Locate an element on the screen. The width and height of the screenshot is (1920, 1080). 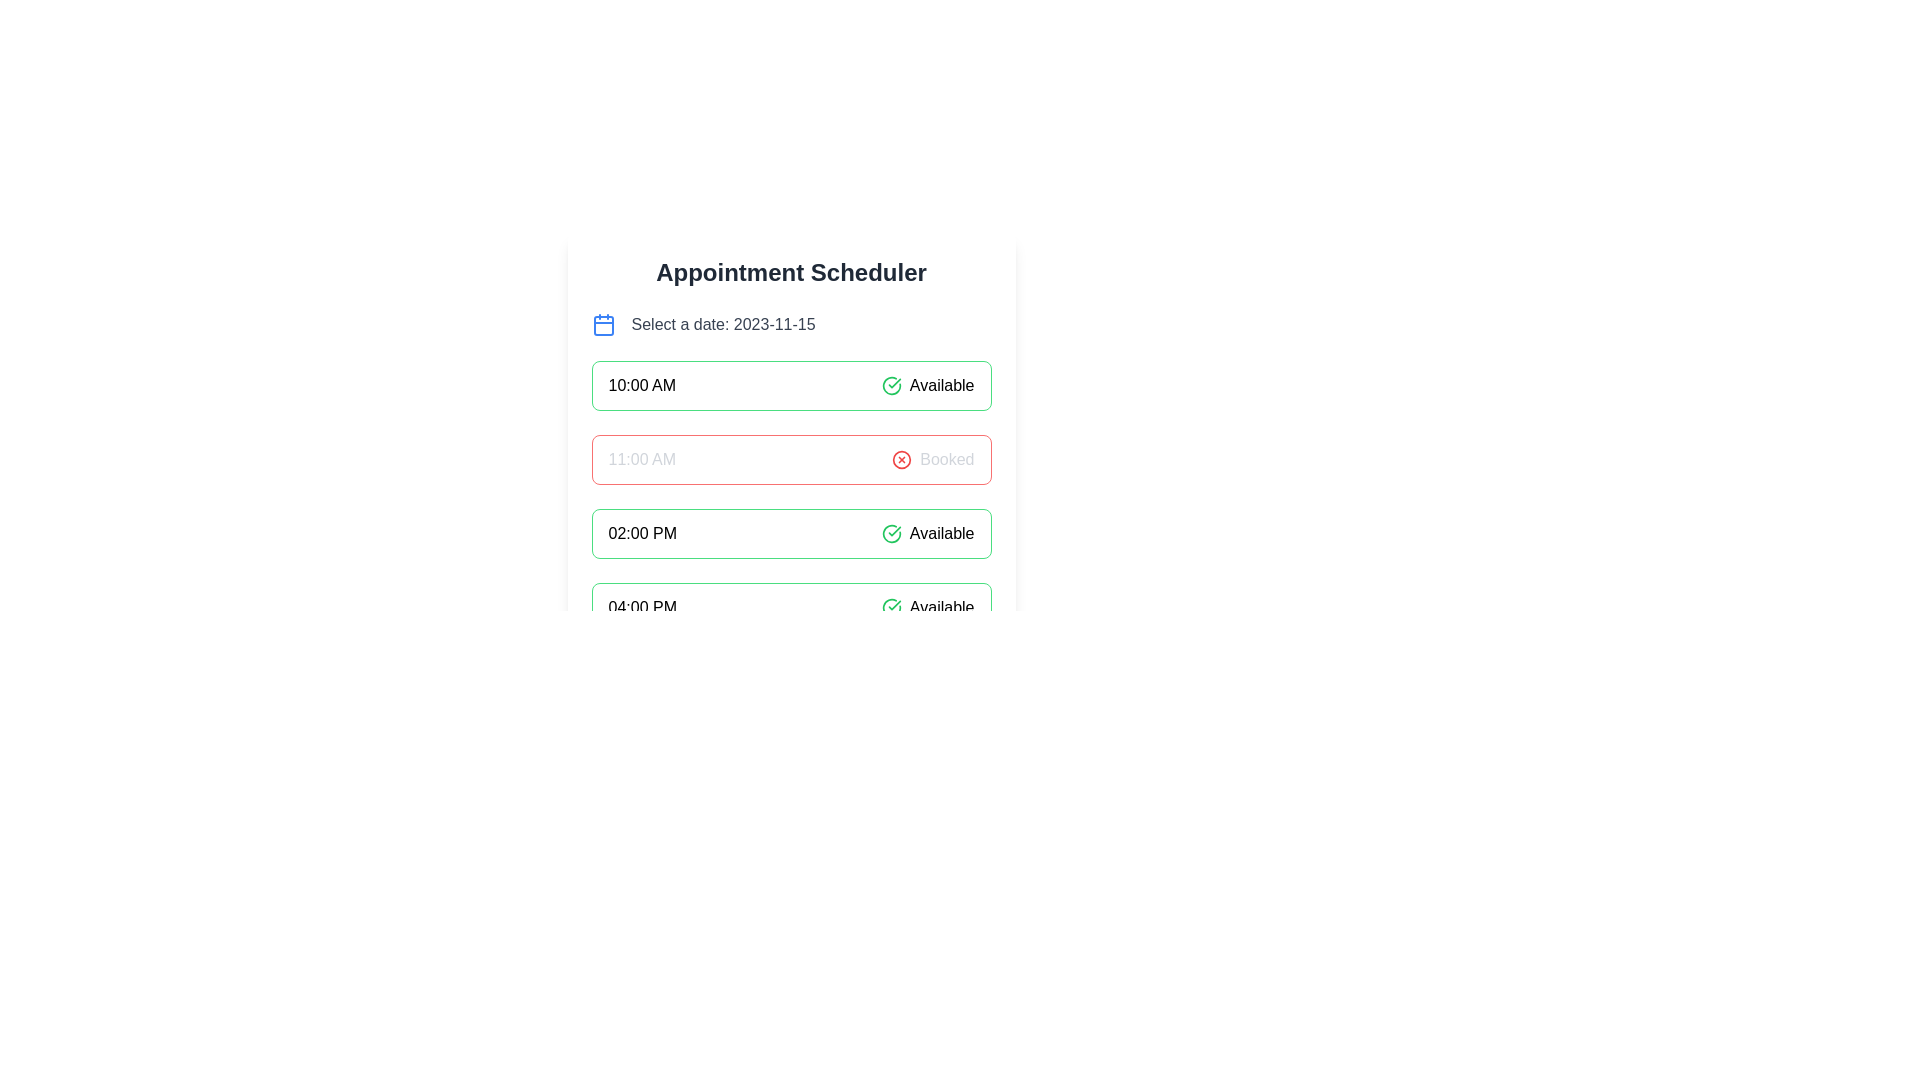
text displayed in the Label element that shows '04:00 PM', located in the fourth row of the appointment scheduler interface with a green border is located at coordinates (642, 607).